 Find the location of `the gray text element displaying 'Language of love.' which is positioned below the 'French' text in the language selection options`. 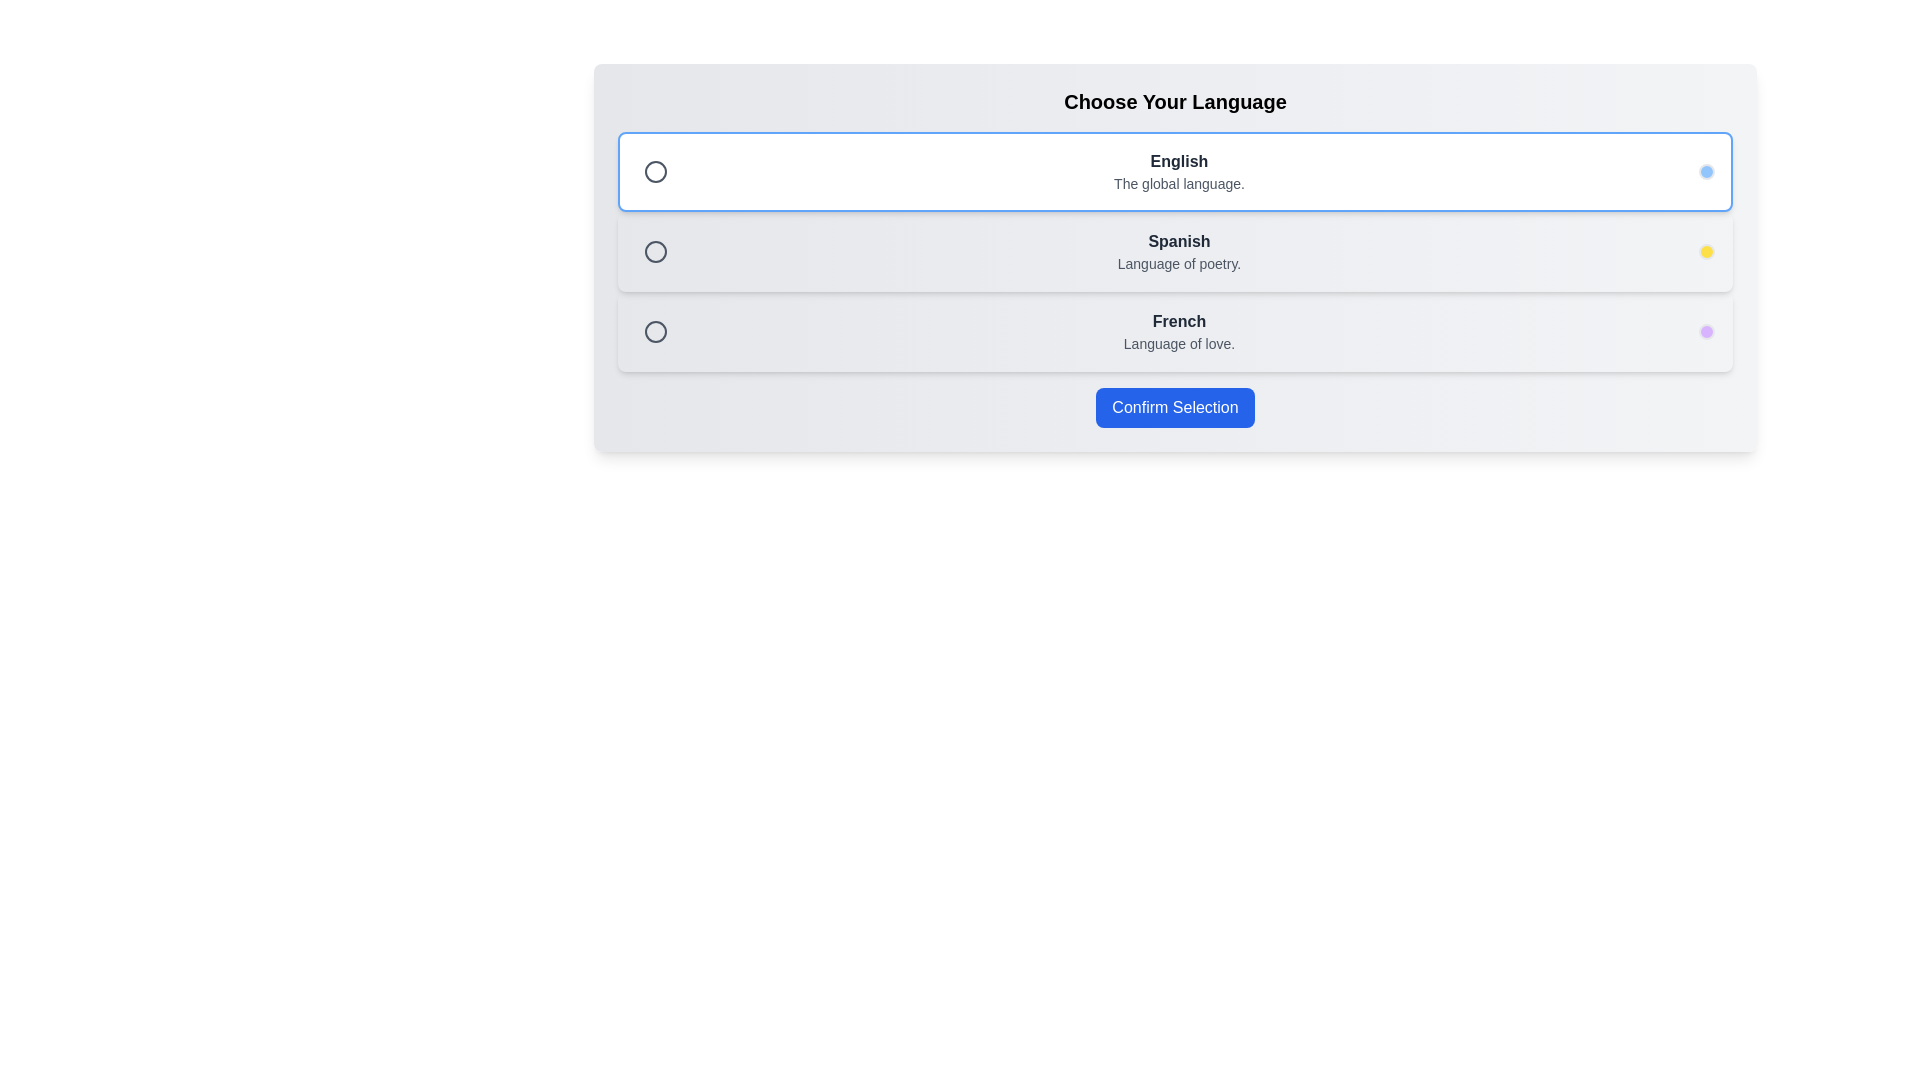

the gray text element displaying 'Language of love.' which is positioned below the 'French' text in the language selection options is located at coordinates (1179, 342).